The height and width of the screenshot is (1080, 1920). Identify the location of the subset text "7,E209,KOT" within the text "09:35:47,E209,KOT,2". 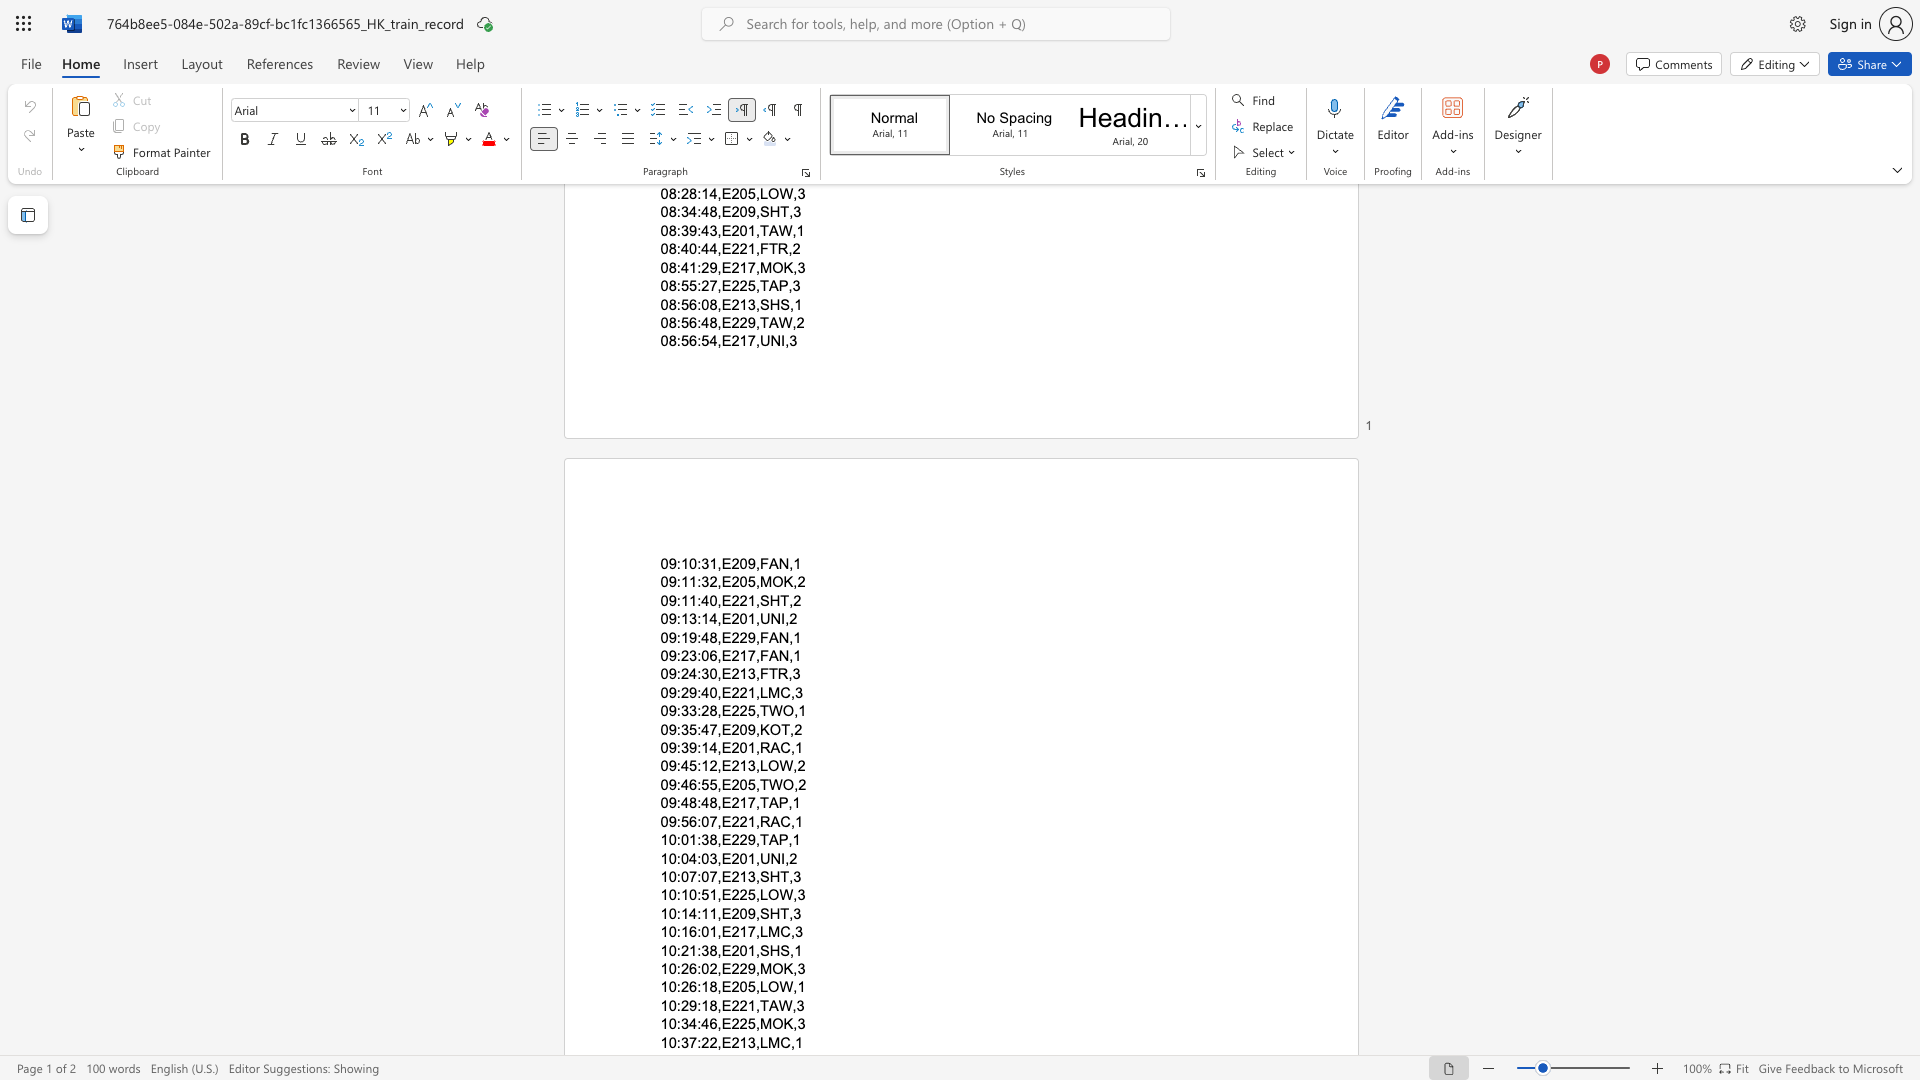
(709, 729).